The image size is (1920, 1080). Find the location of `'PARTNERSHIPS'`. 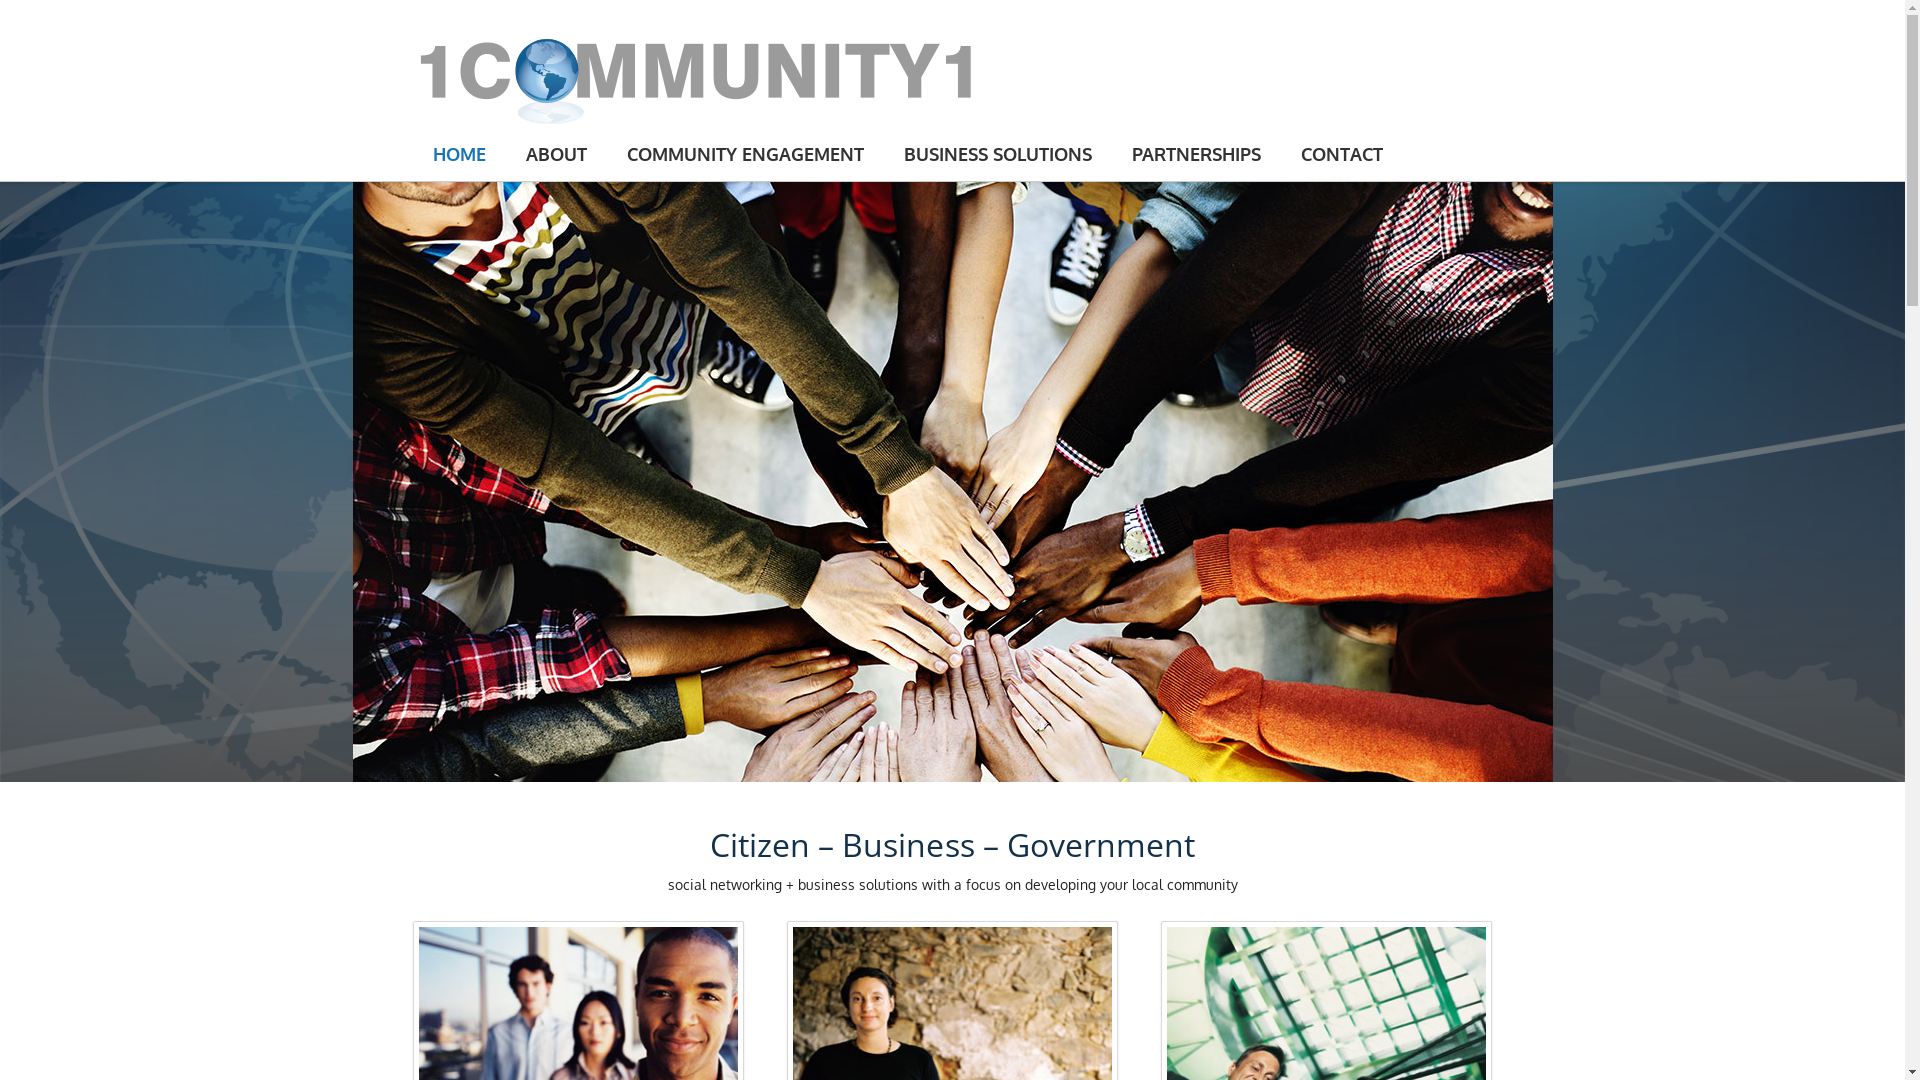

'PARTNERSHIPS' is located at coordinates (1111, 153).